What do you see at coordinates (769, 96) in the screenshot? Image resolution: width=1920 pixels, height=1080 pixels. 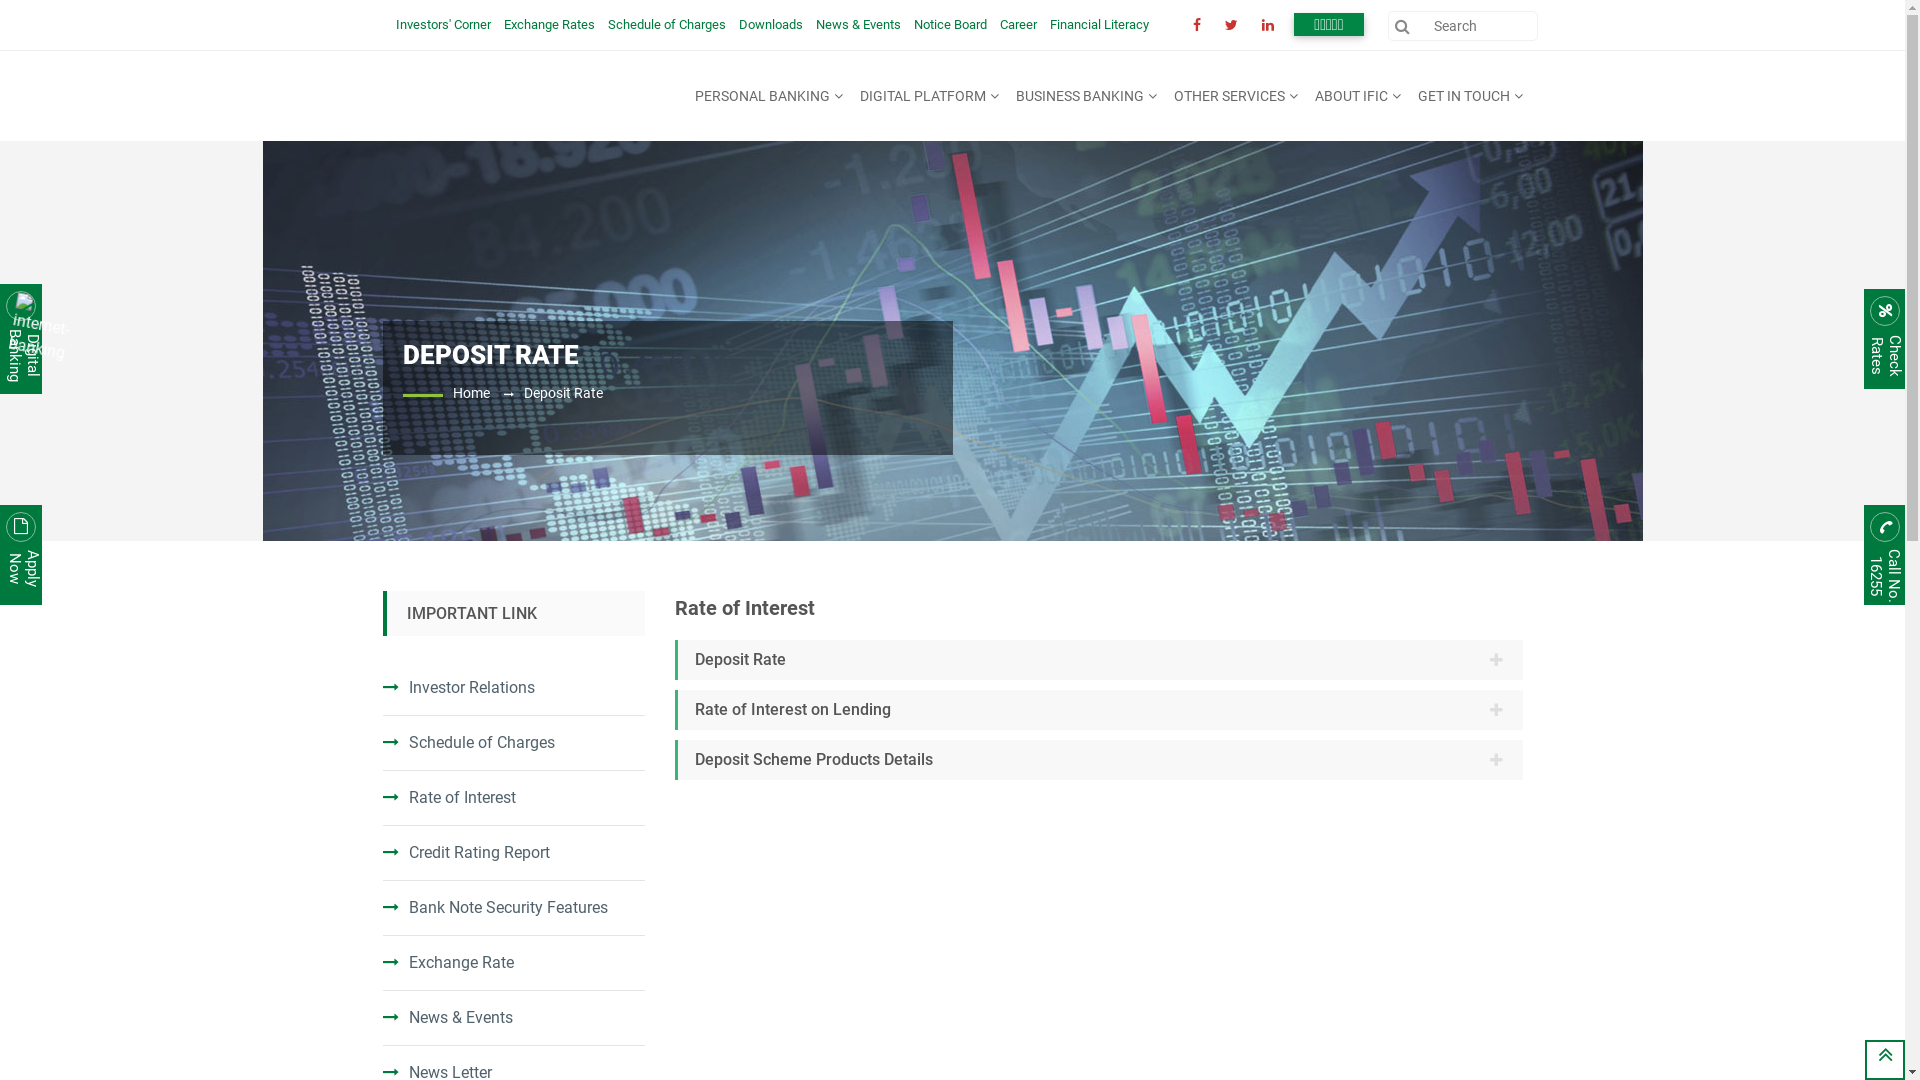 I see `'PERSONAL BANKING'` at bounding box center [769, 96].